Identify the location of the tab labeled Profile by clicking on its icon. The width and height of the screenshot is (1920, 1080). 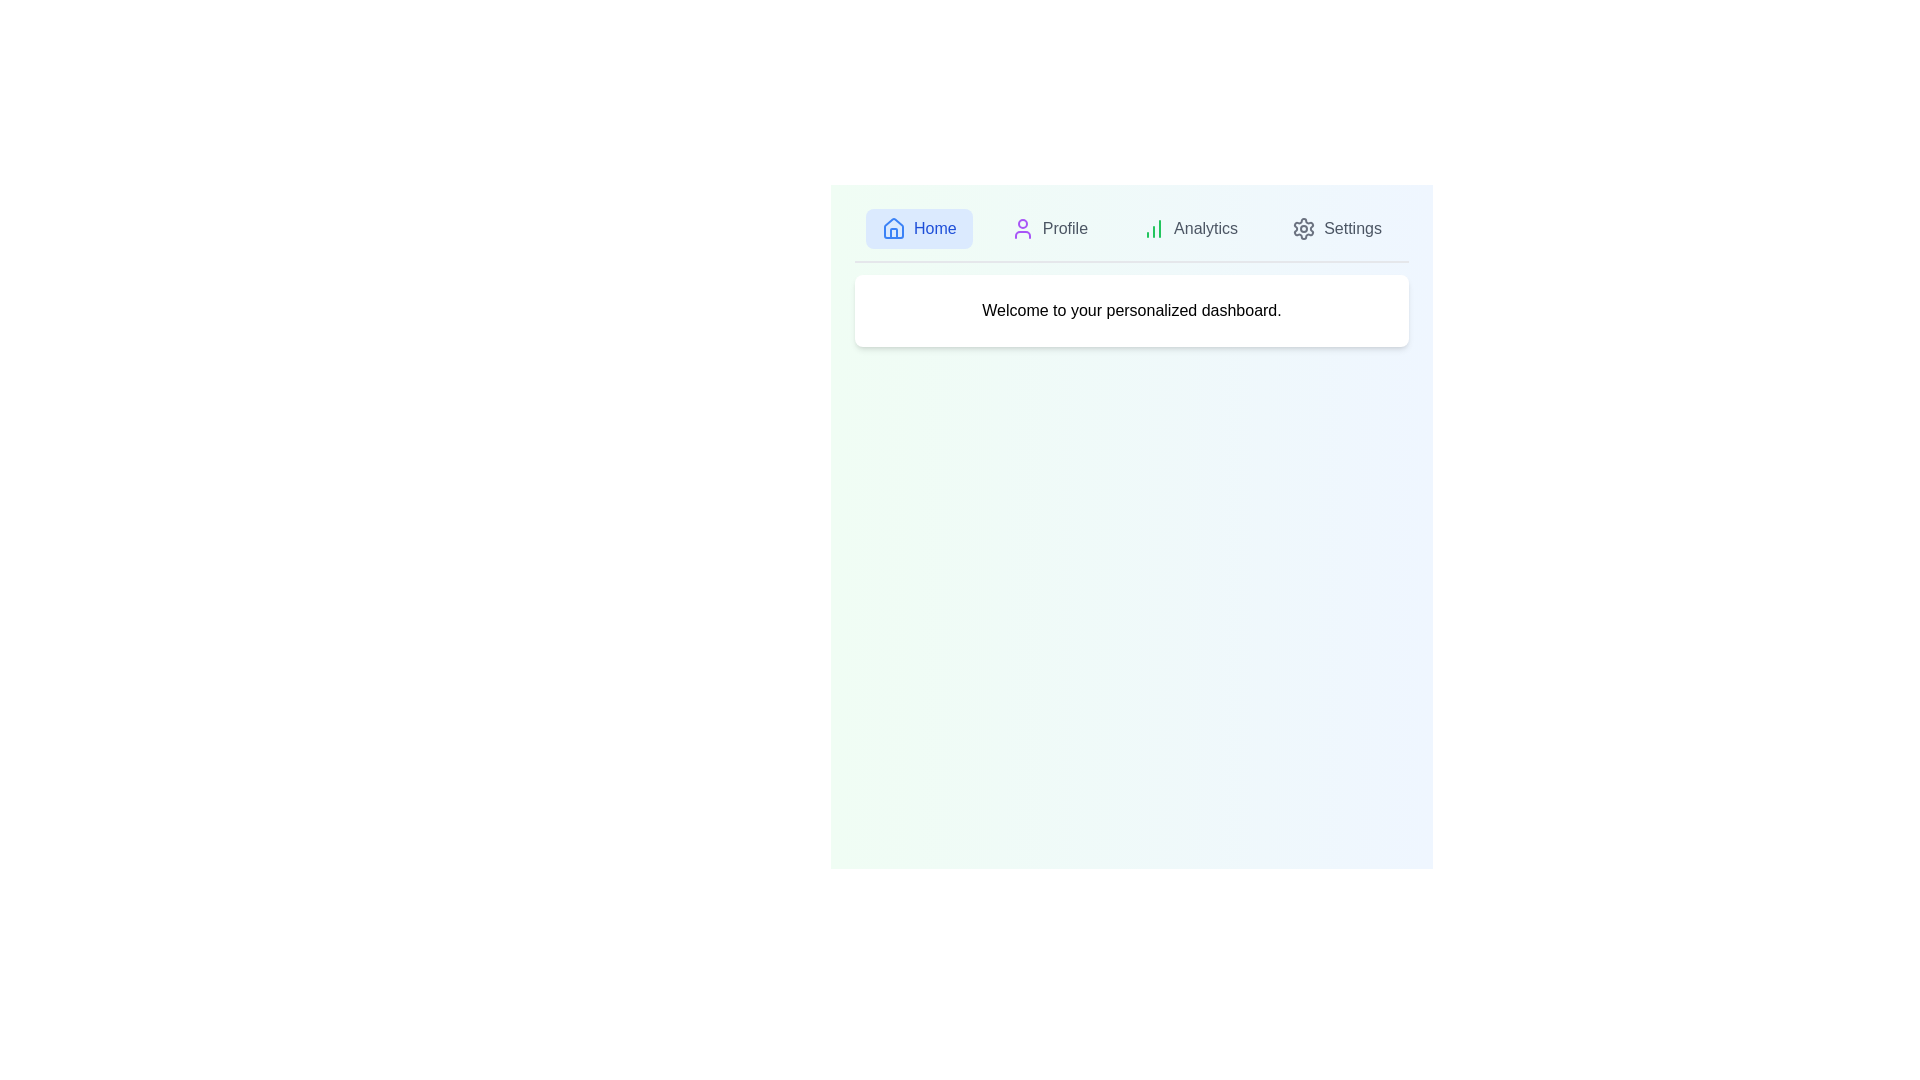
(1048, 227).